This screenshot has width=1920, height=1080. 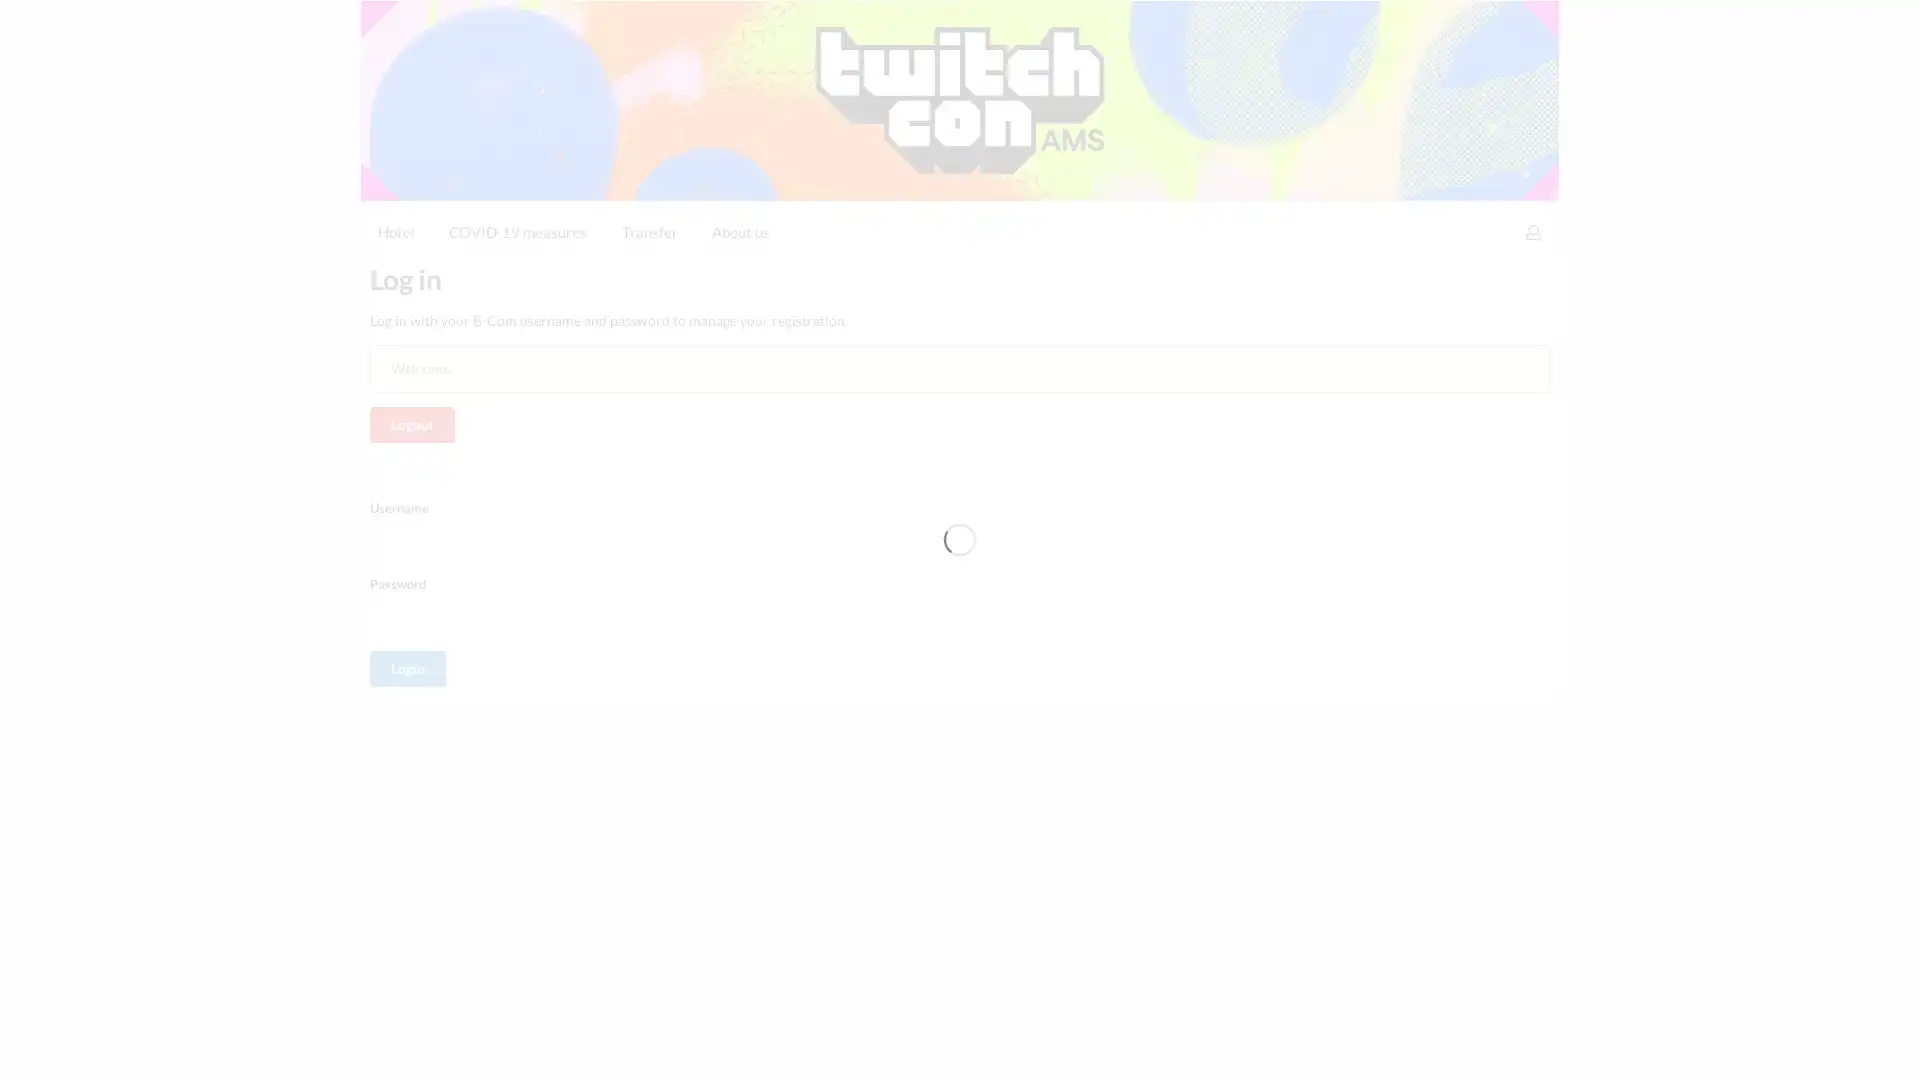 What do you see at coordinates (1229, 1047) in the screenshot?
I see `Customise Settings` at bounding box center [1229, 1047].